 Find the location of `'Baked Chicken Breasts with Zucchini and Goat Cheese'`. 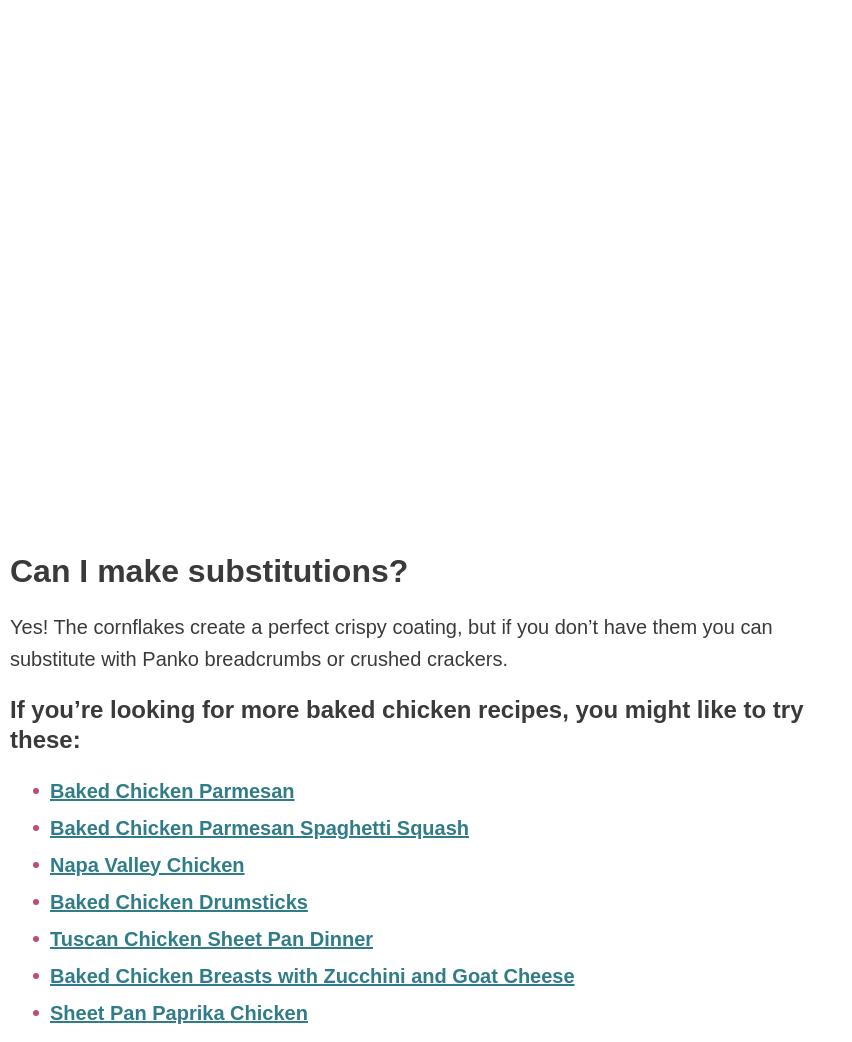

'Baked Chicken Breasts with Zucchini and Goat Cheese' is located at coordinates (50, 974).